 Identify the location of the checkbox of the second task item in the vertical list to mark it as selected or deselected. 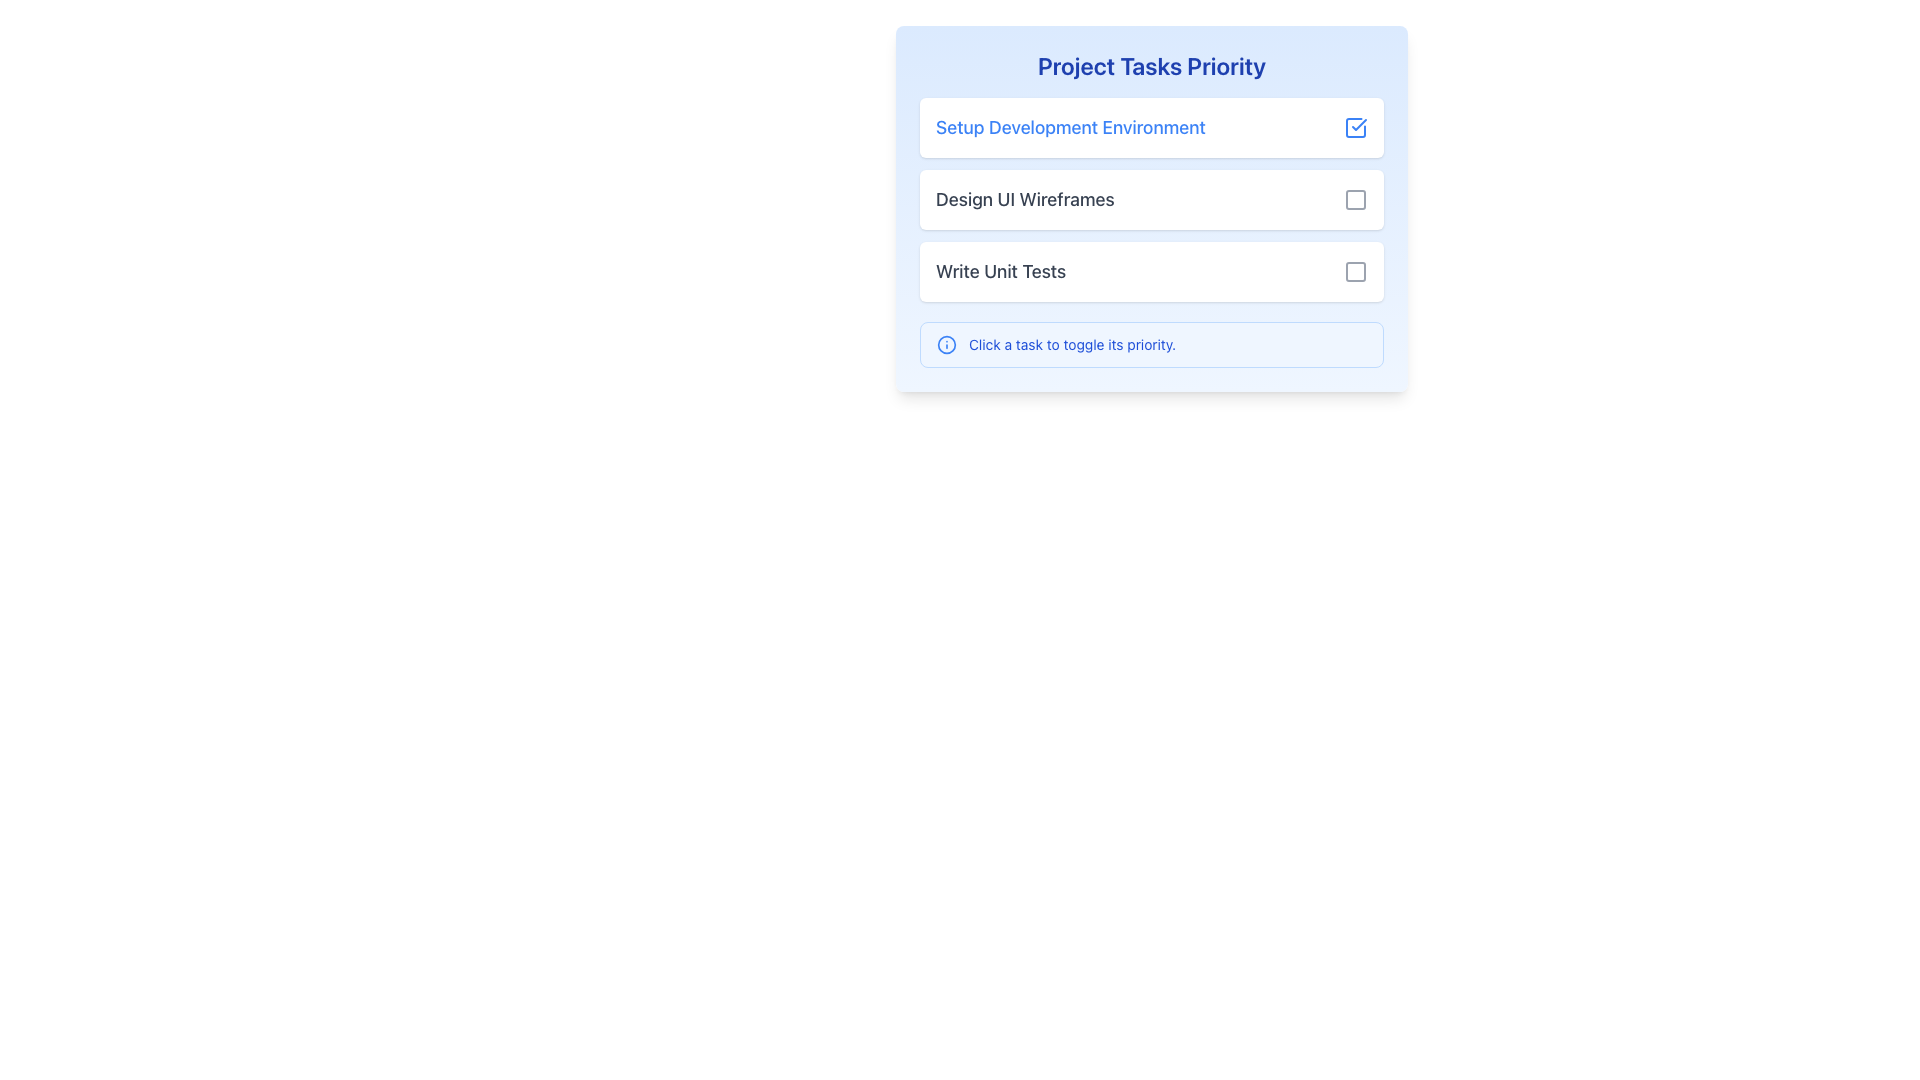
(1152, 208).